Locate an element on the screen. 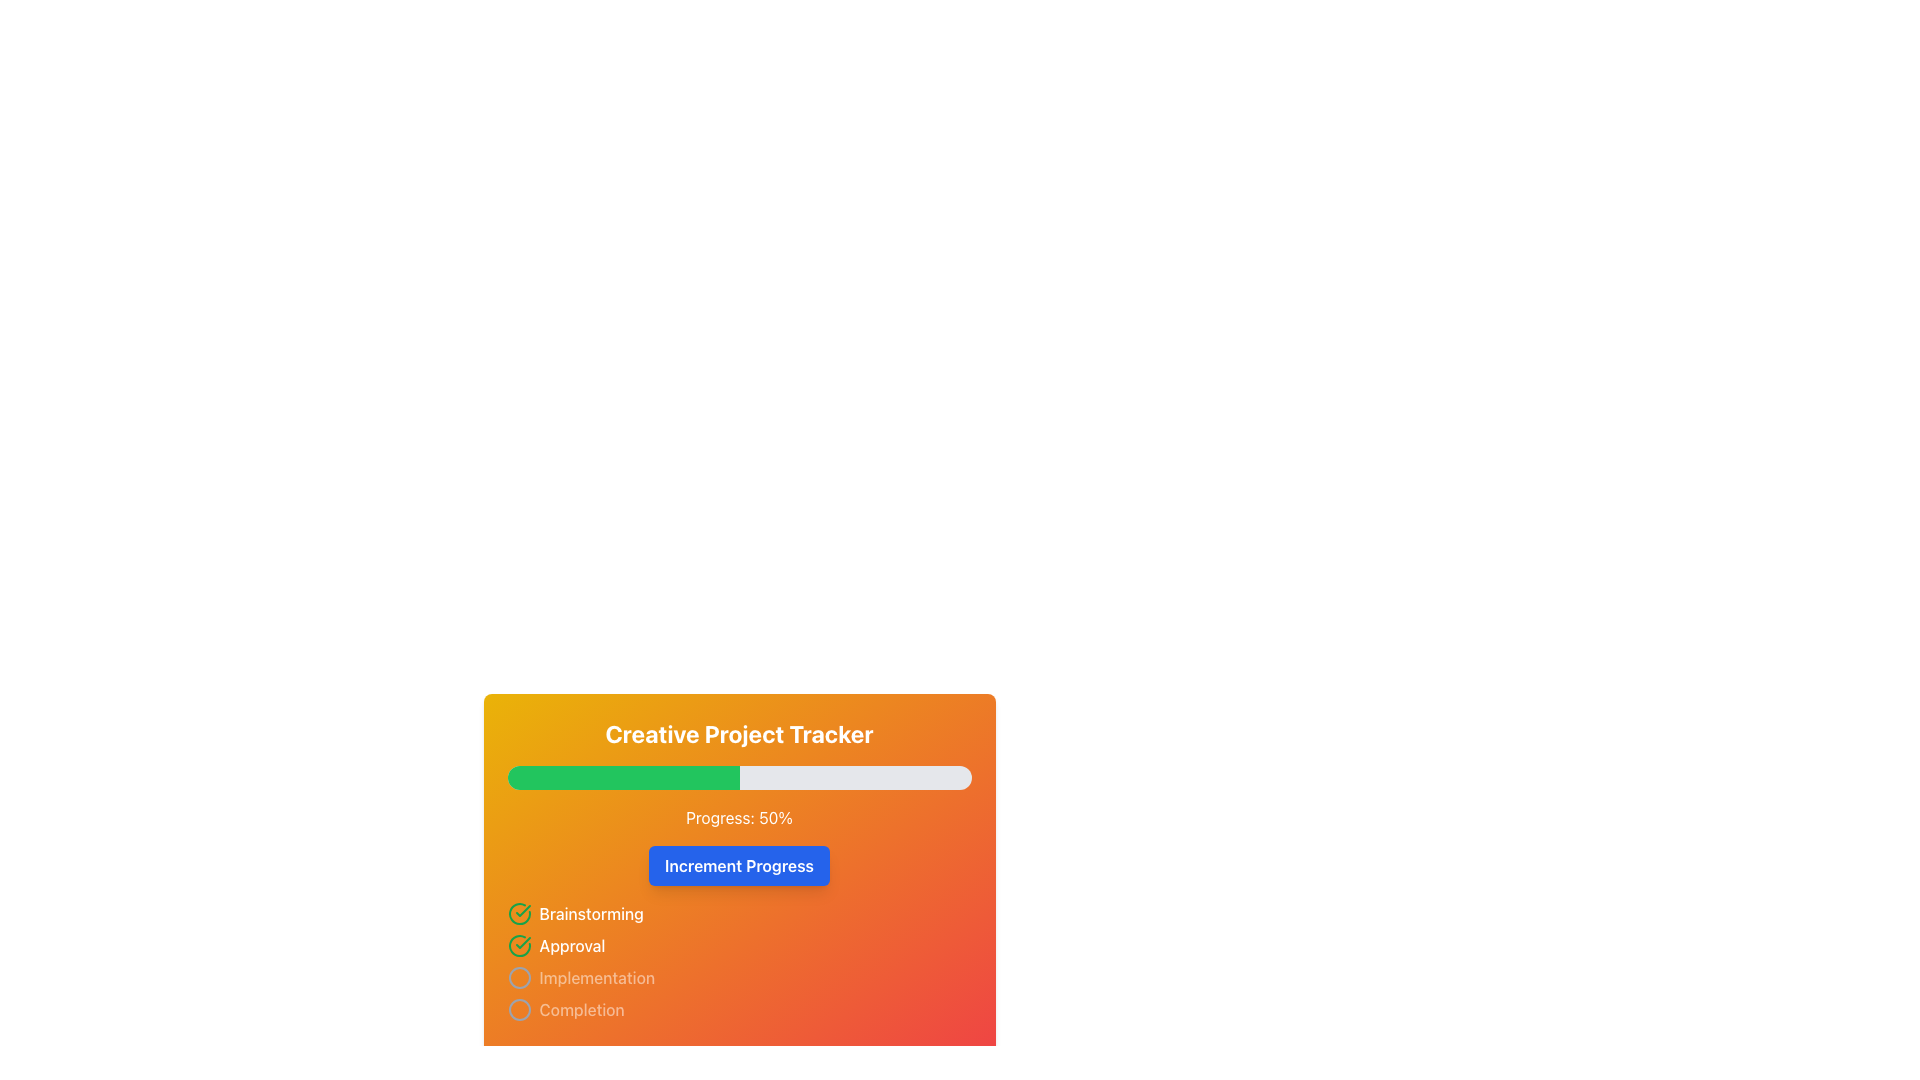  the circular status indicator representing 'Completion' located near the bottom-left corner of the interface, which is the fourth item in the list of status indicators is located at coordinates (519, 1010).